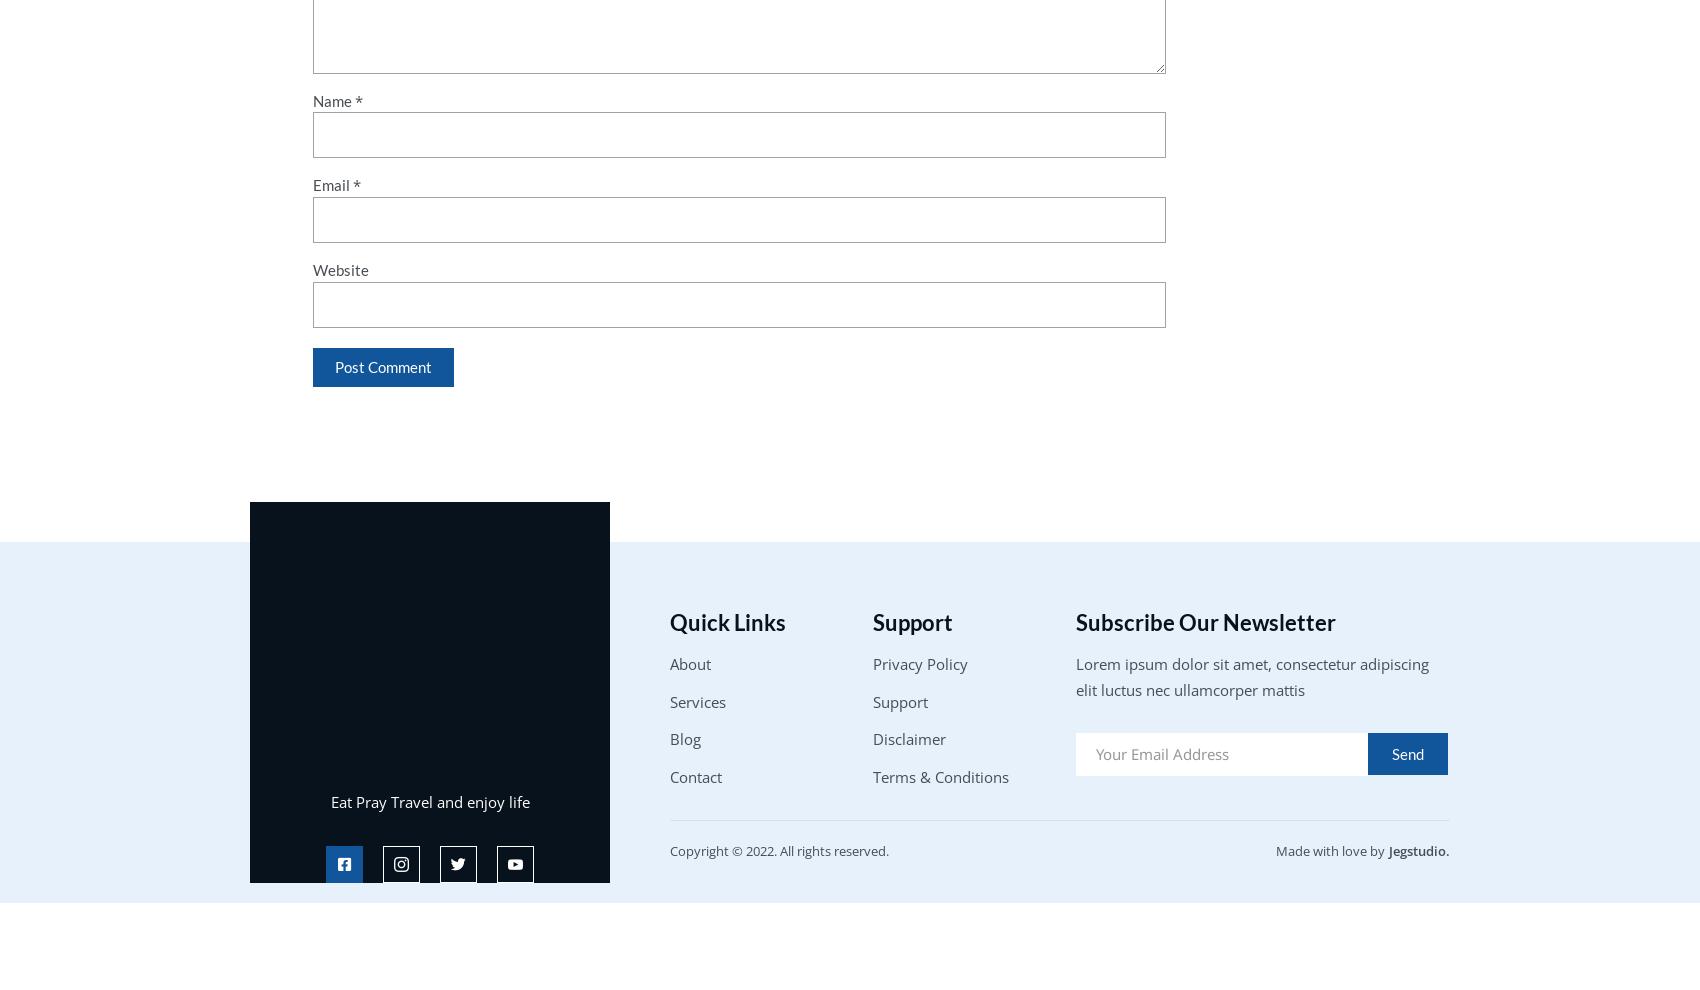 This screenshot has height=990, width=1700. Describe the element at coordinates (908, 738) in the screenshot. I see `'Disclaimer'` at that location.